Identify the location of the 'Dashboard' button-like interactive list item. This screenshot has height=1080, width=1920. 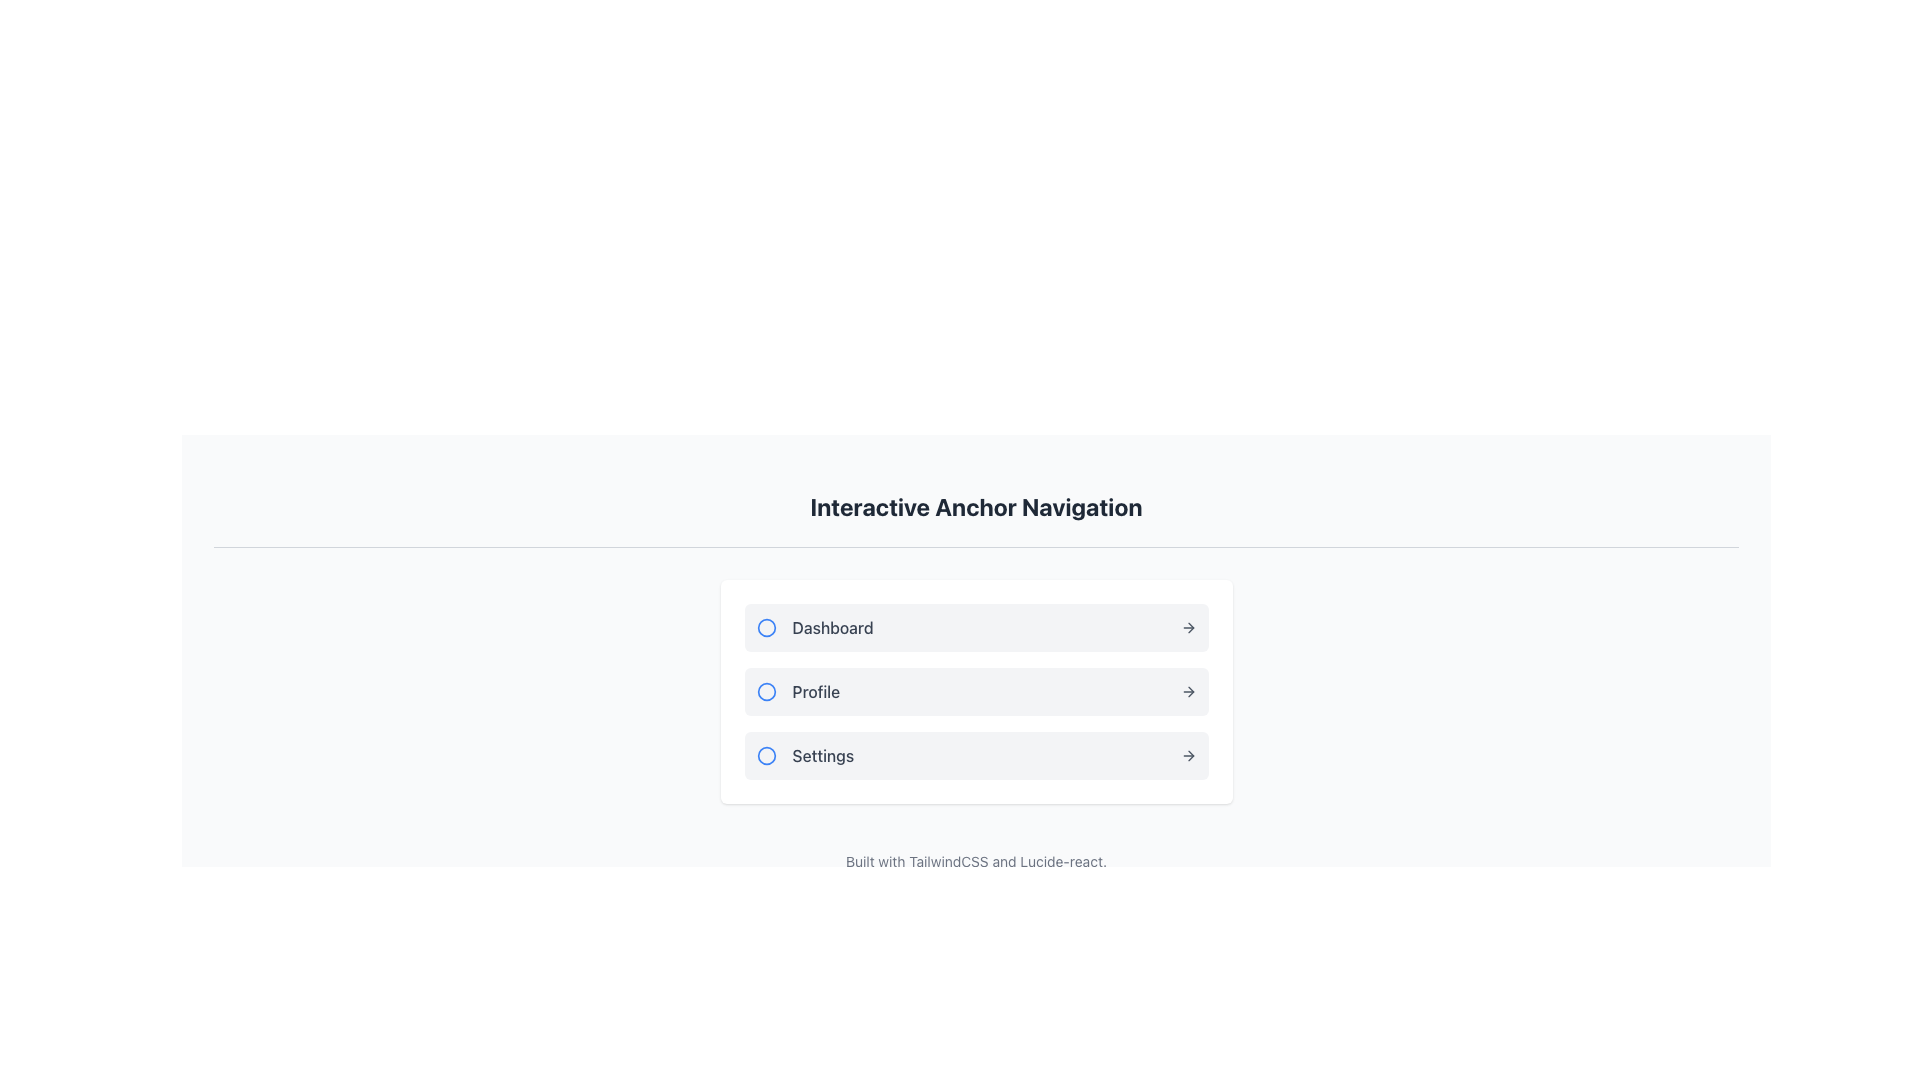
(976, 627).